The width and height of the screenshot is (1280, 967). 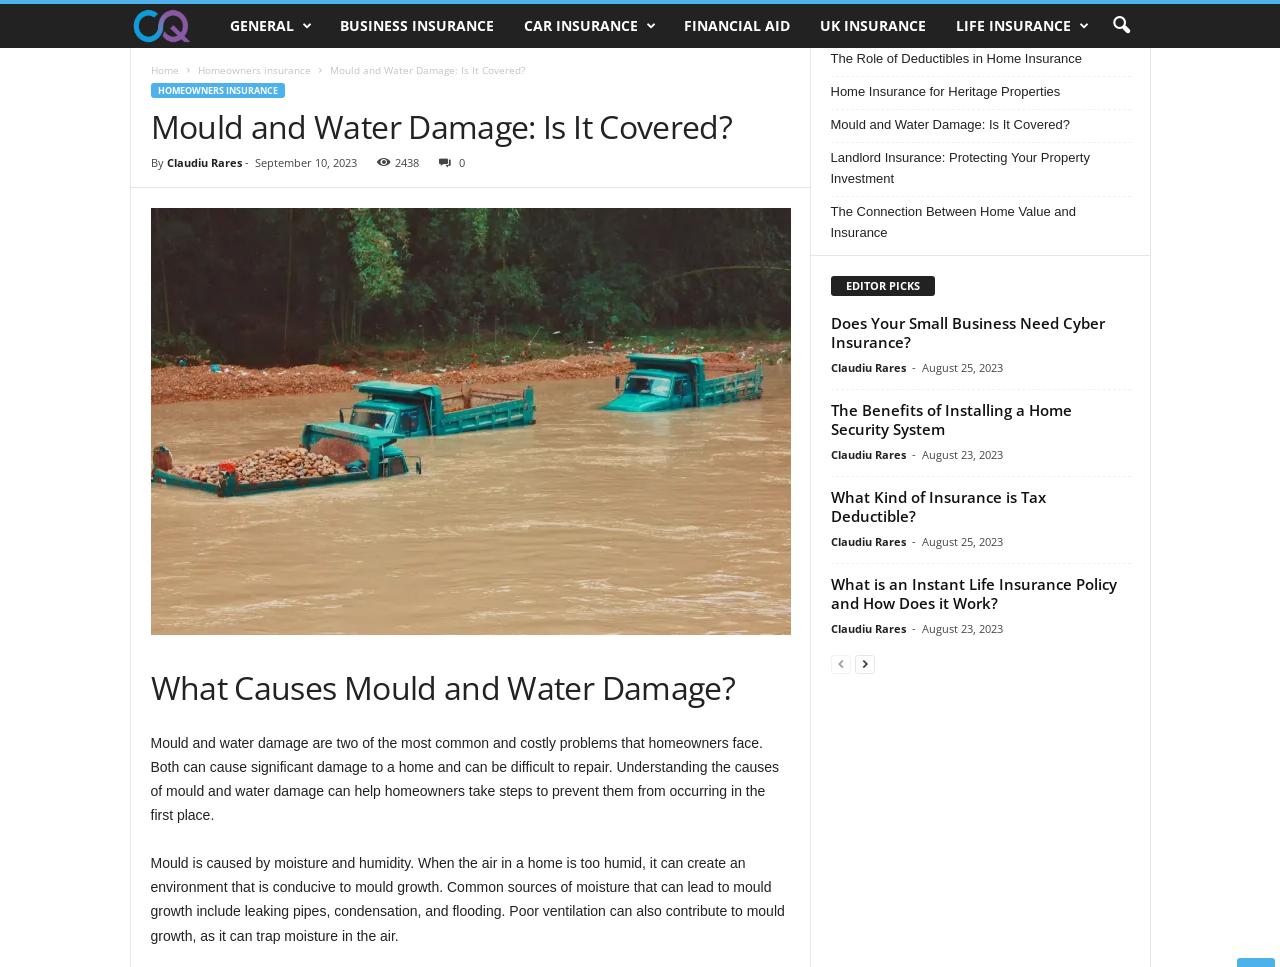 What do you see at coordinates (149, 69) in the screenshot?
I see `'Home'` at bounding box center [149, 69].